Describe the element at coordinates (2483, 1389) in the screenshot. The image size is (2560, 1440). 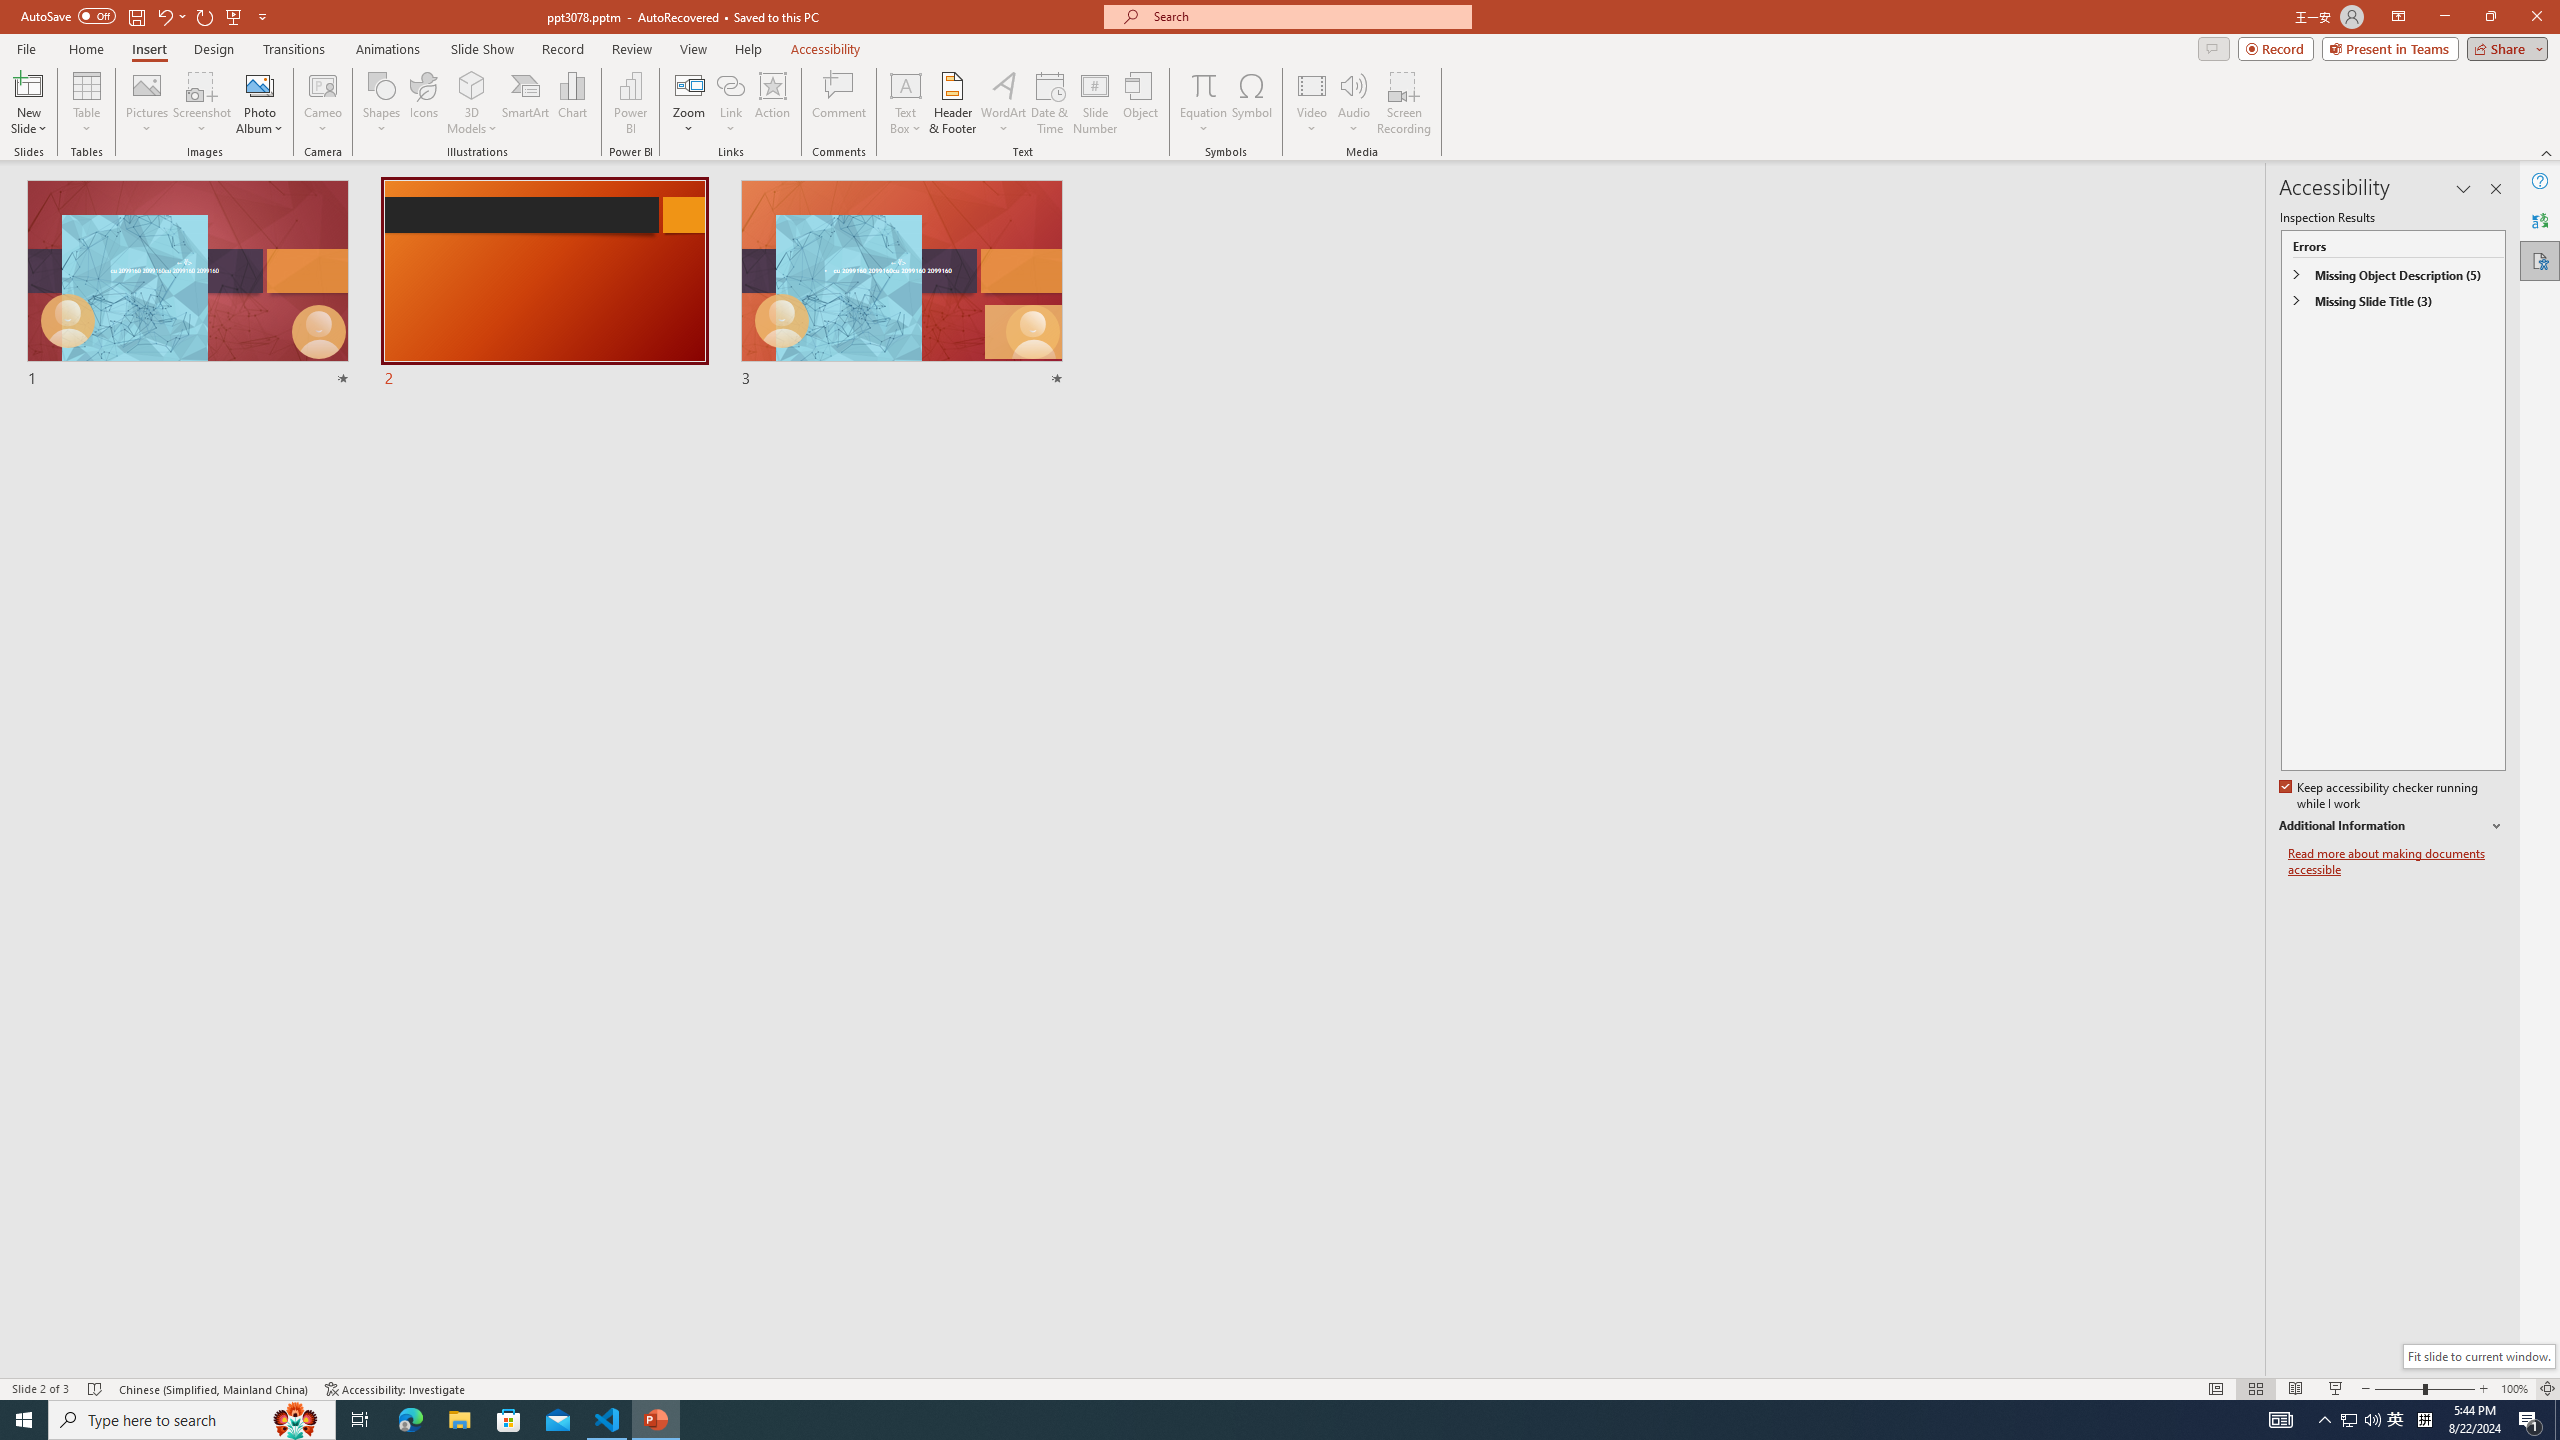
I see `'Zoom In'` at that location.